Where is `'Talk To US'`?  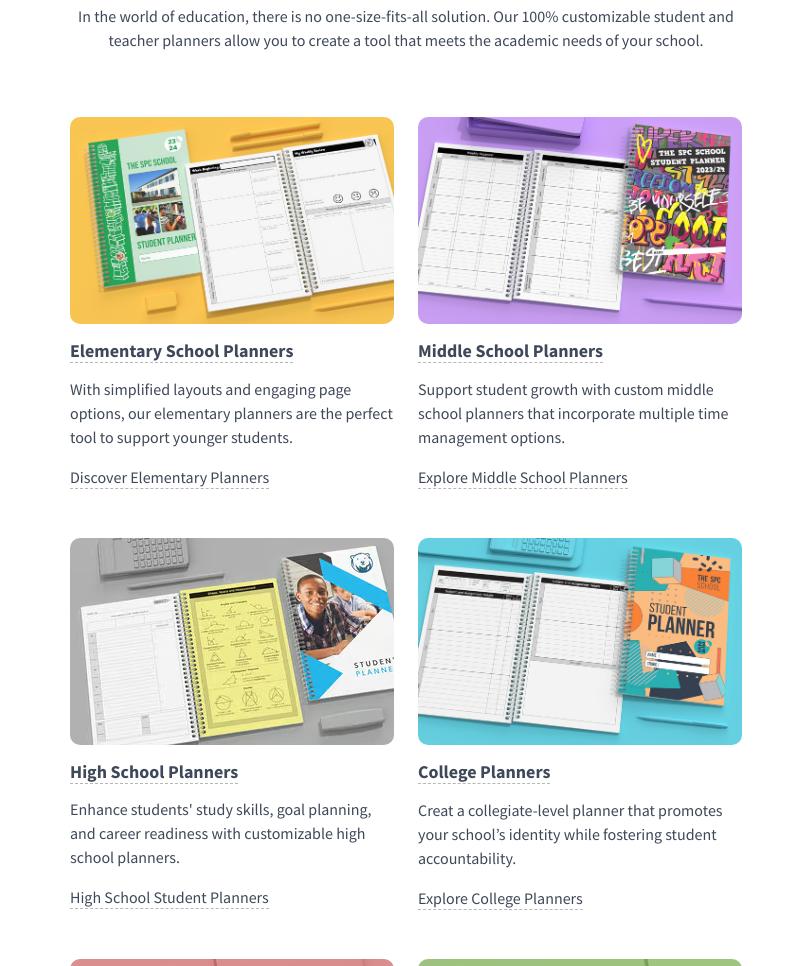 'Talk To US' is located at coordinates (93, 206).